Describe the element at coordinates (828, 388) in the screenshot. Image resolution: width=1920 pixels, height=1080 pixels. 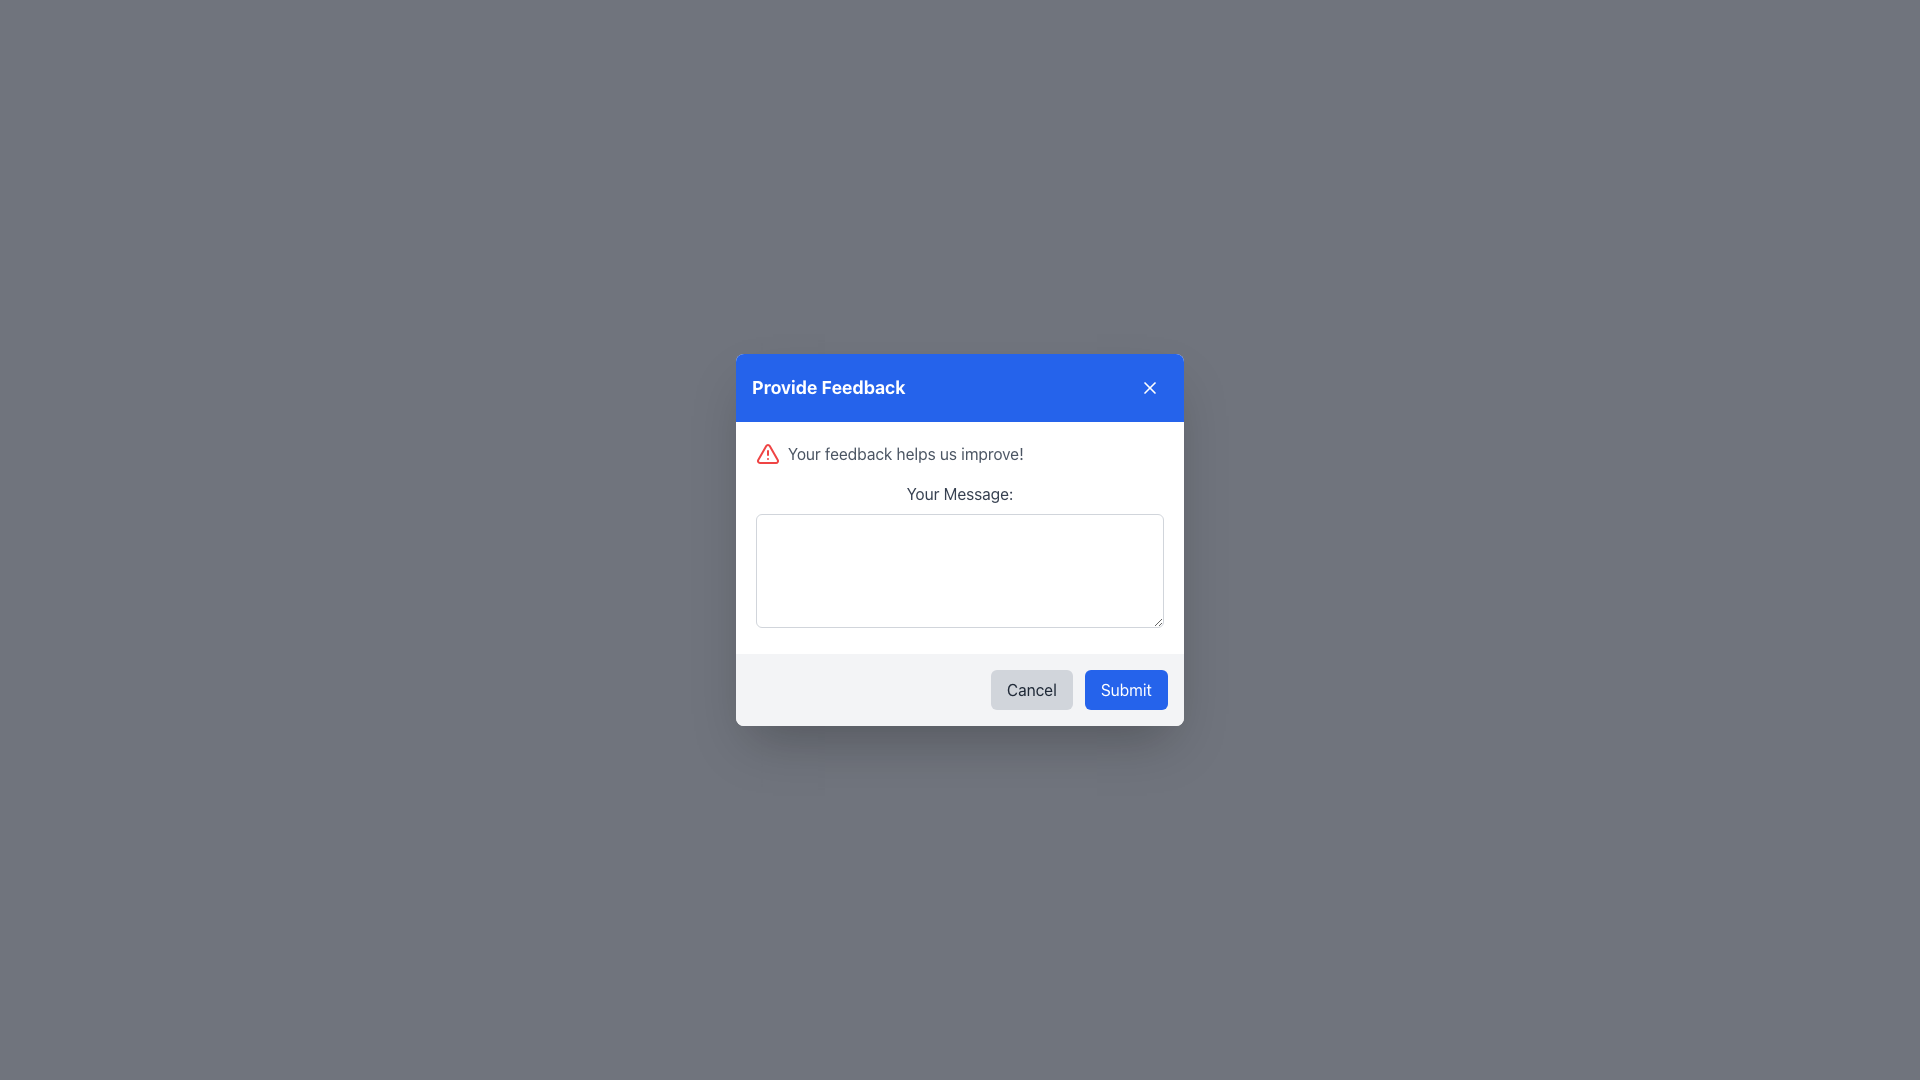
I see `the text header displaying 'Provide Feedback' which is styled in bold white font against a blue background, located at the top section of the modal` at that location.